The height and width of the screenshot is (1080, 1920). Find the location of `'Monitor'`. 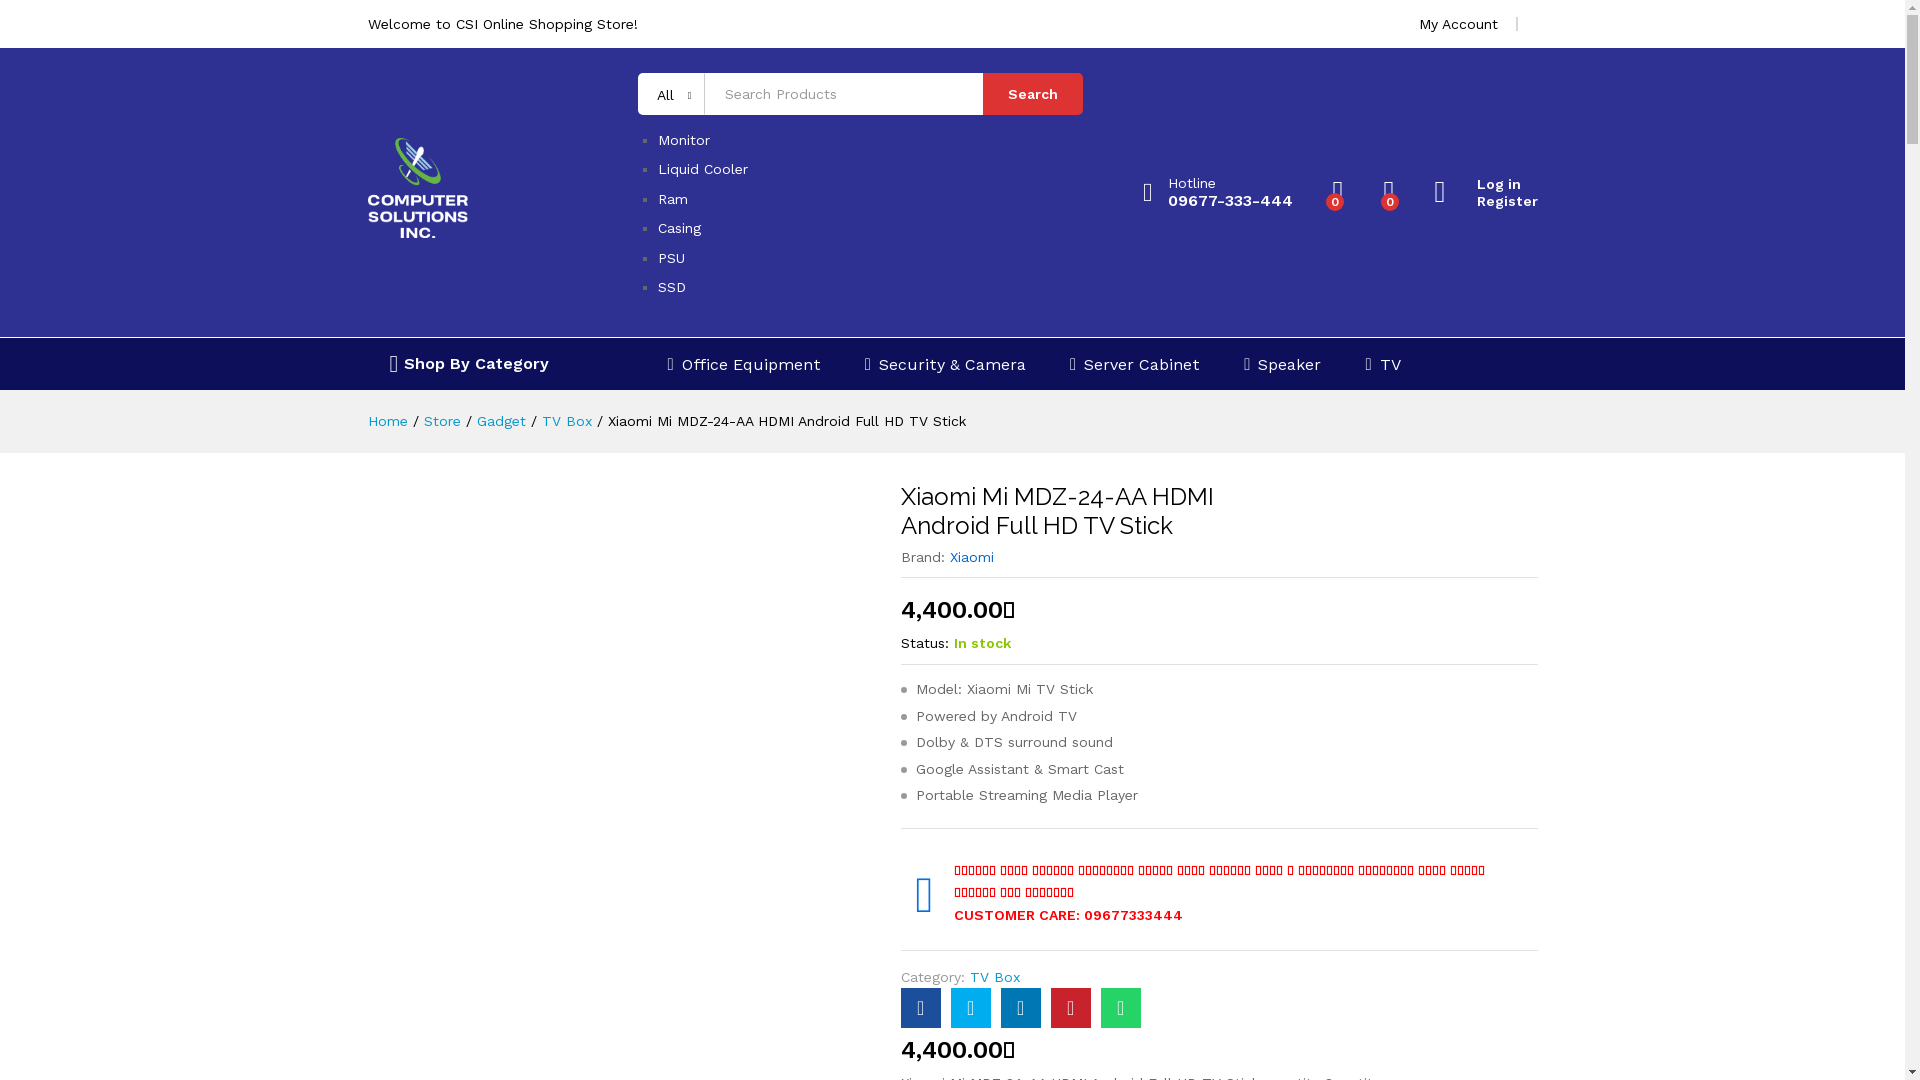

'Monitor' is located at coordinates (684, 138).